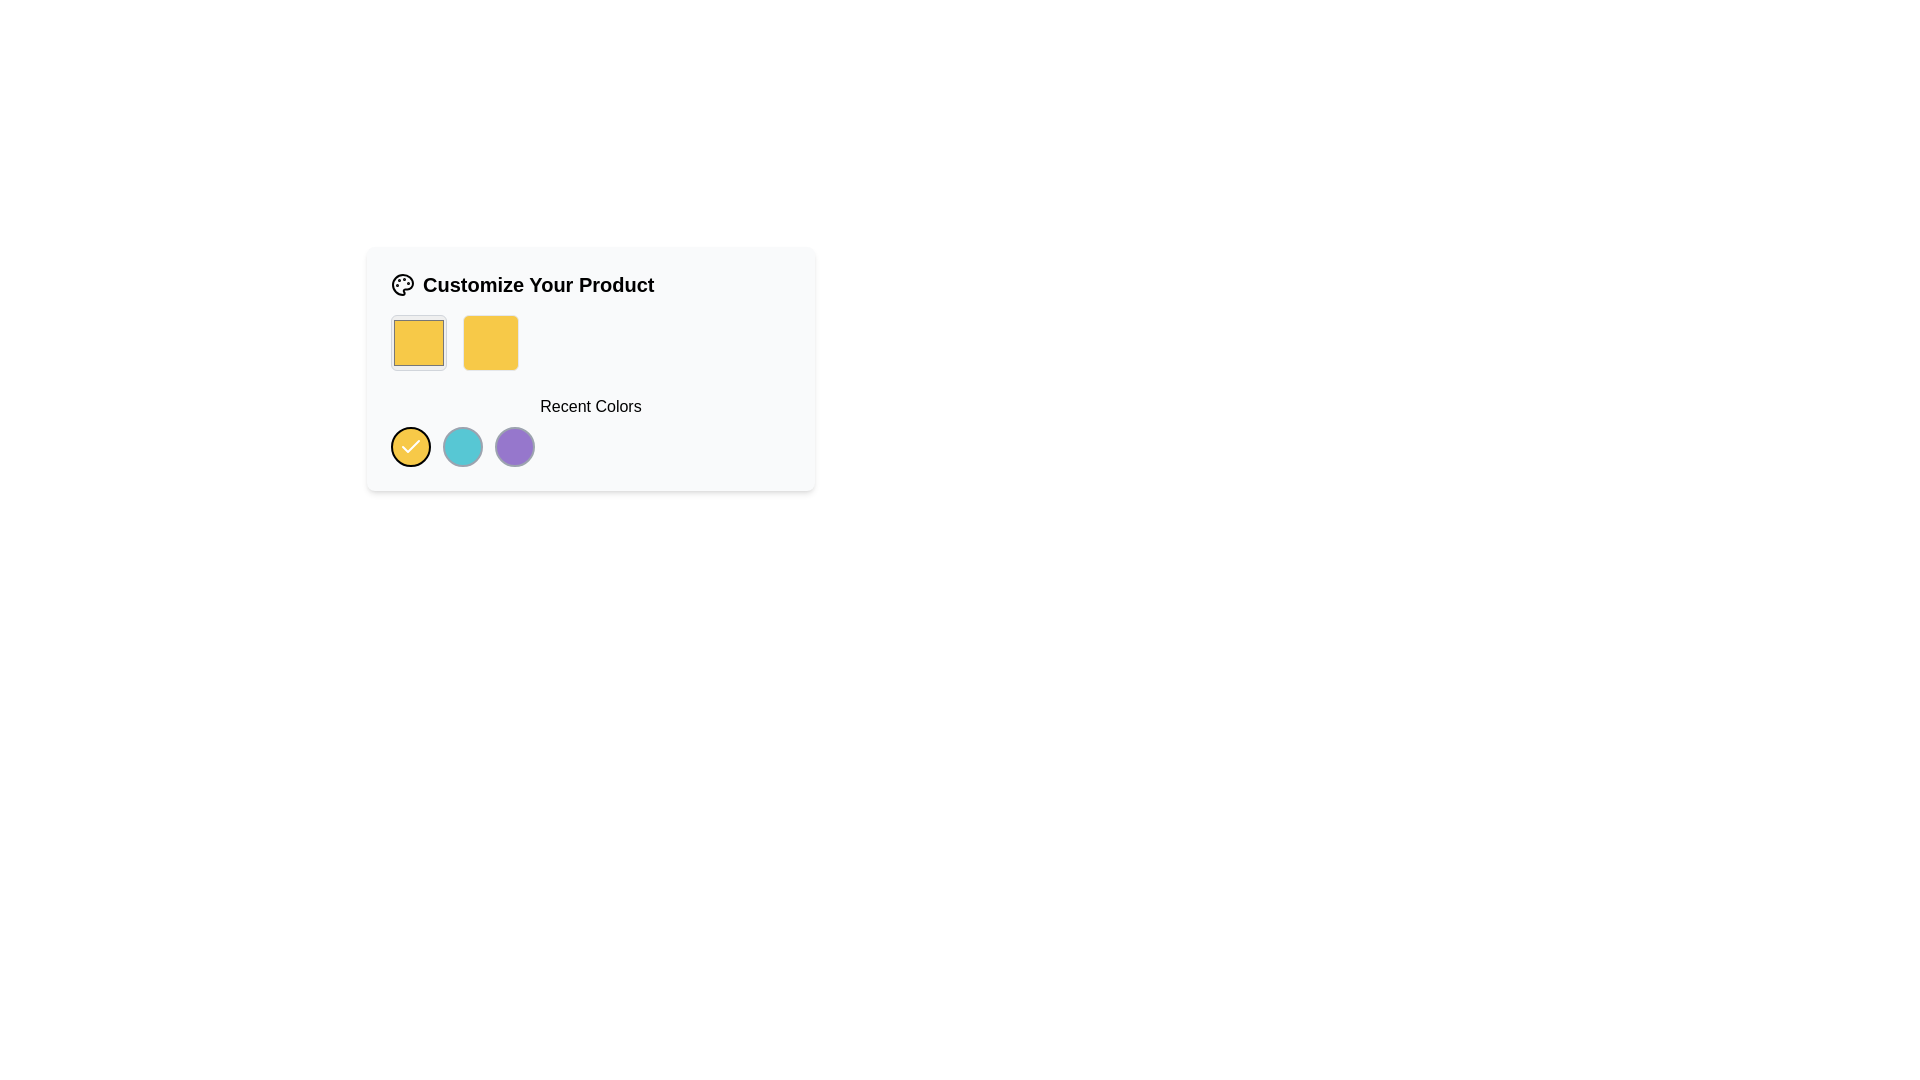  What do you see at coordinates (410, 446) in the screenshot?
I see `the yellow color selector button with a checkmark, which is the first in the set of circular color buttons under the 'Recent Colors' label` at bounding box center [410, 446].